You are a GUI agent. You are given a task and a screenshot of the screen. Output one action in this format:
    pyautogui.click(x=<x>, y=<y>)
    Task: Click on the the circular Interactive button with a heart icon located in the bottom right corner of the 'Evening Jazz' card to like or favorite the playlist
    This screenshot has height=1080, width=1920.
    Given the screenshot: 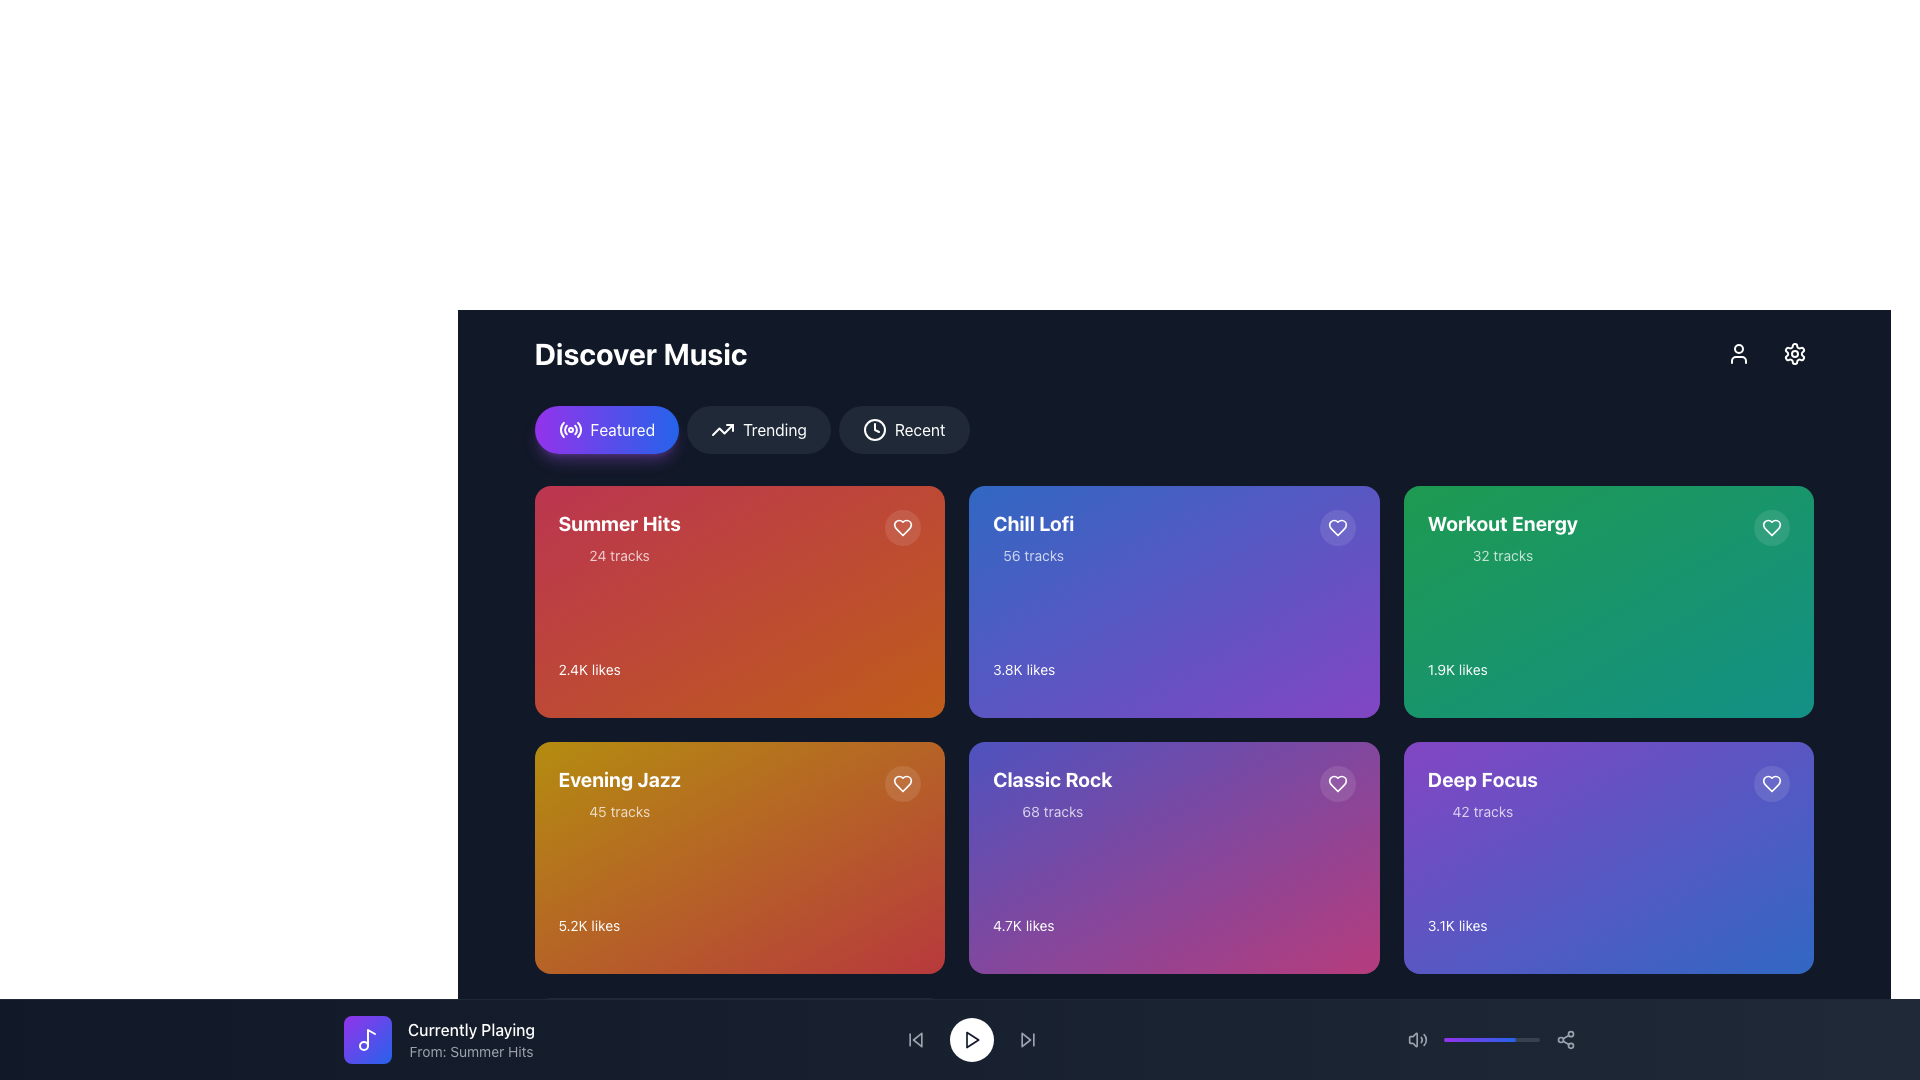 What is the action you would take?
    pyautogui.click(x=902, y=782)
    